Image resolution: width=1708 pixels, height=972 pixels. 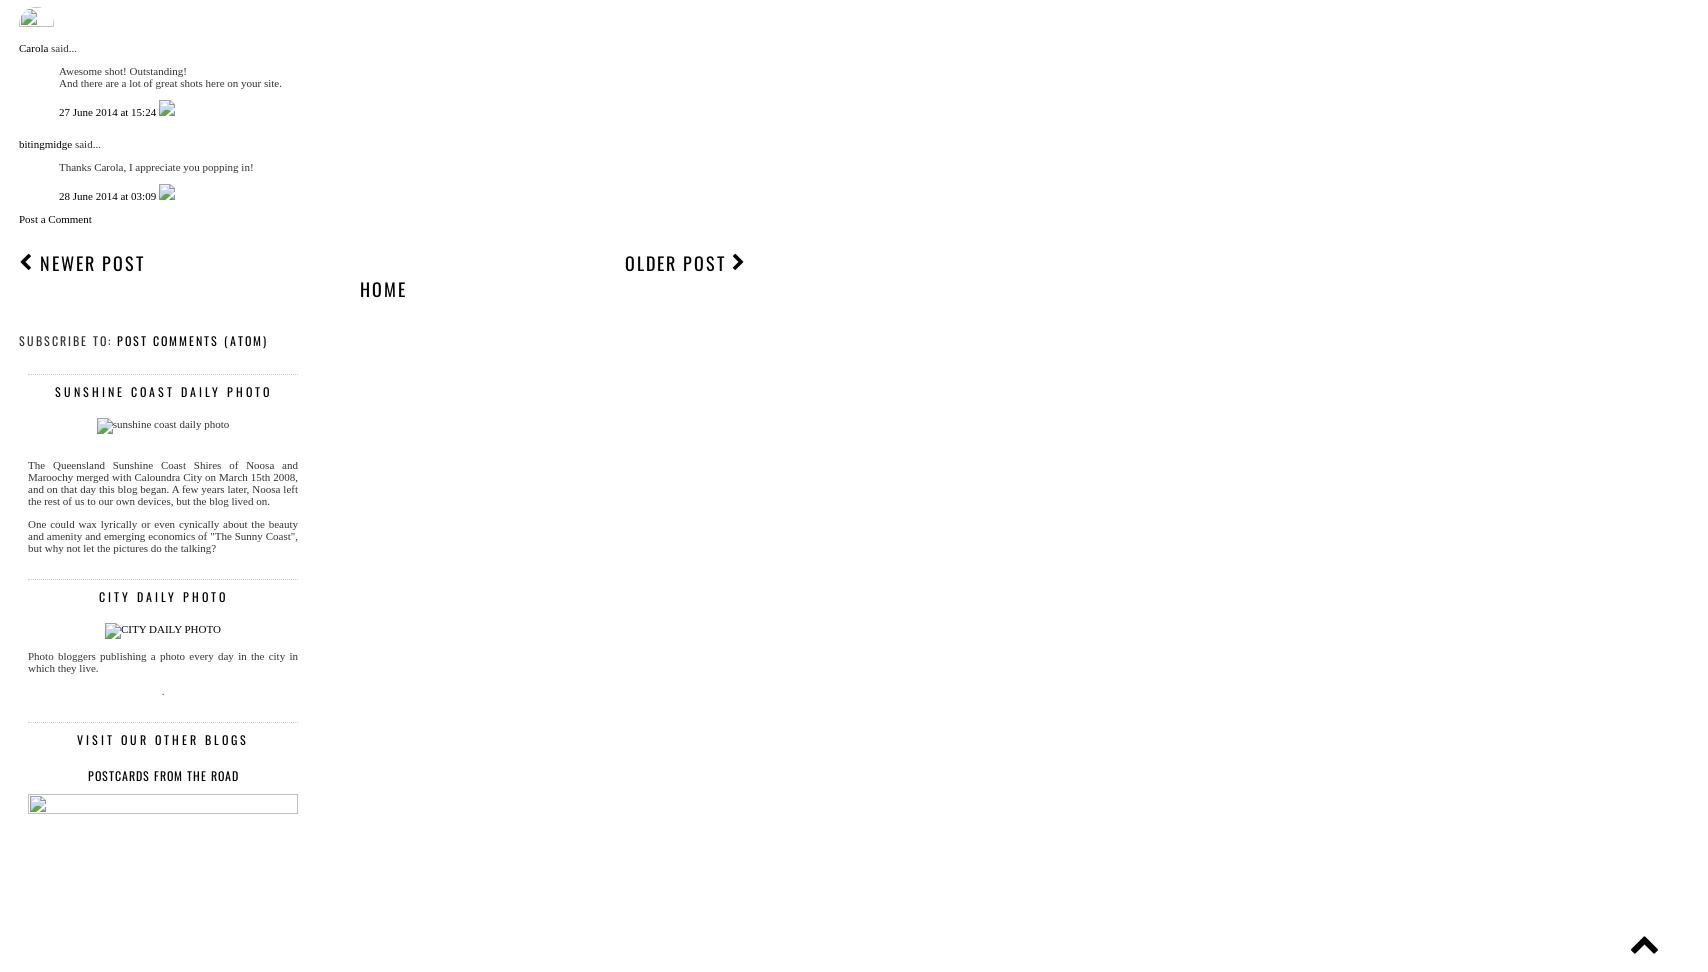 What do you see at coordinates (162, 481) in the screenshot?
I see `'The Queensland Sunshine Coast Shires of Noosa and Maroochy merged with Caloundra City on March 15th 2008, and on that day this blog began.  A few years later, Noosa left the rest of us to our own devices, but the blog lived on.'` at bounding box center [162, 481].